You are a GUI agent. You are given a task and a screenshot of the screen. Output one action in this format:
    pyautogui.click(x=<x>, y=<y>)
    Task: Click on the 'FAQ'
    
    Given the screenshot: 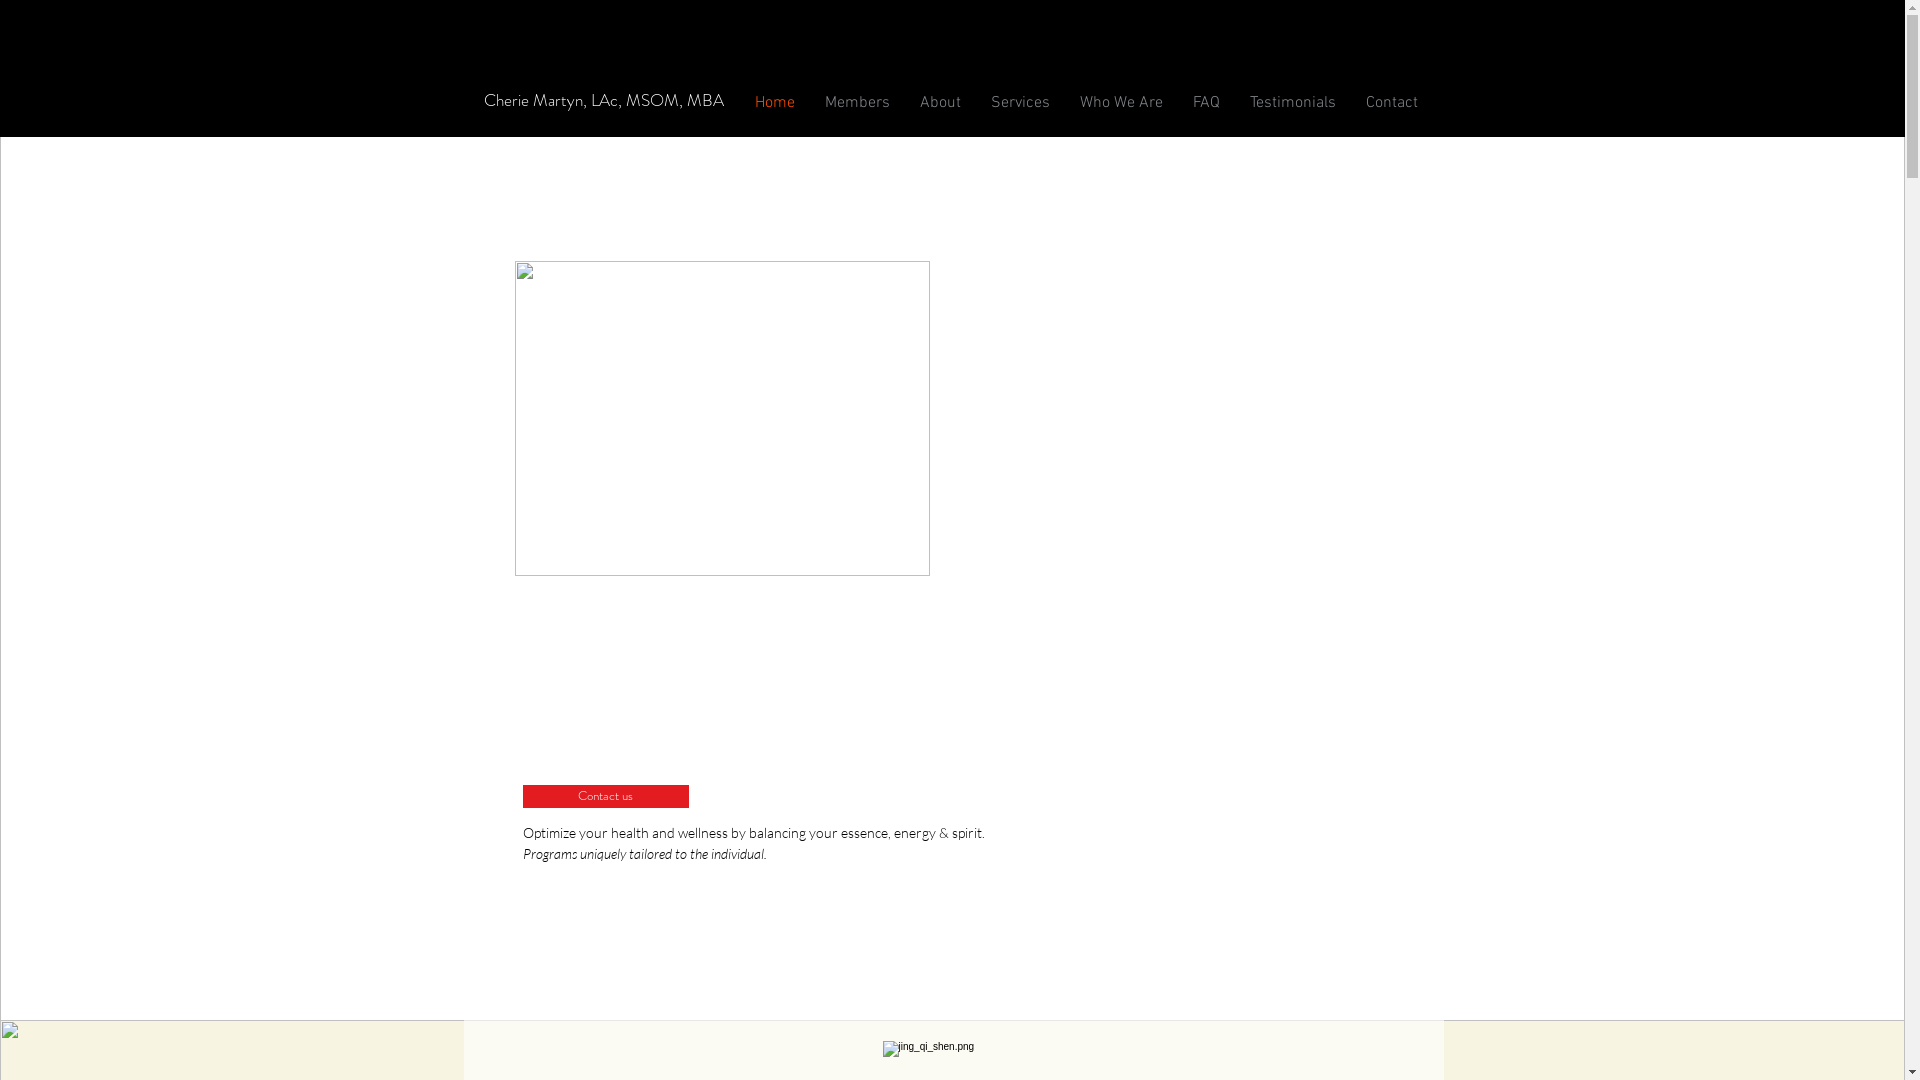 What is the action you would take?
    pyautogui.click(x=1205, y=103)
    